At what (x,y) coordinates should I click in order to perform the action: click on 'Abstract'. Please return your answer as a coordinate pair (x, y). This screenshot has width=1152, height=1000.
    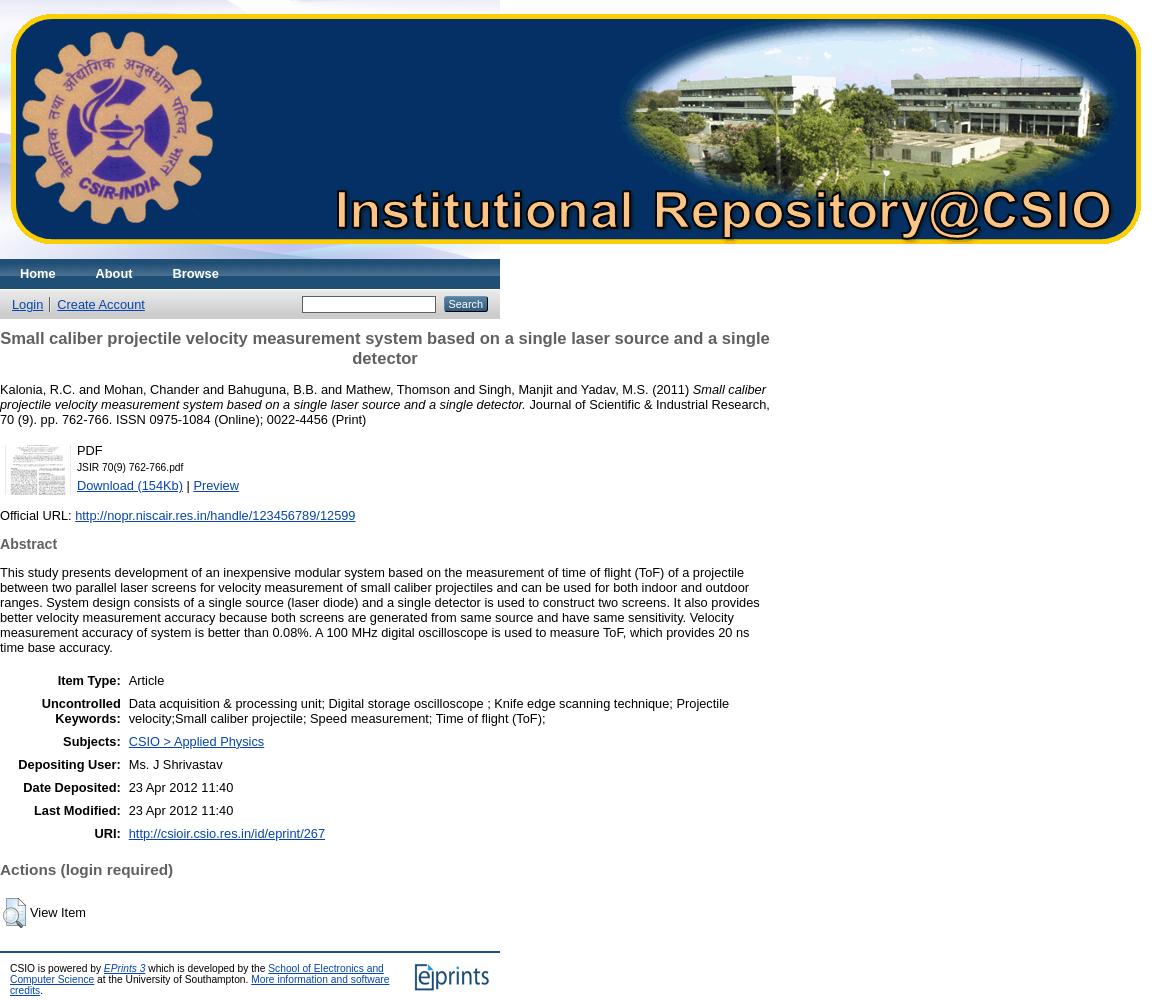
    Looking at the image, I should click on (27, 544).